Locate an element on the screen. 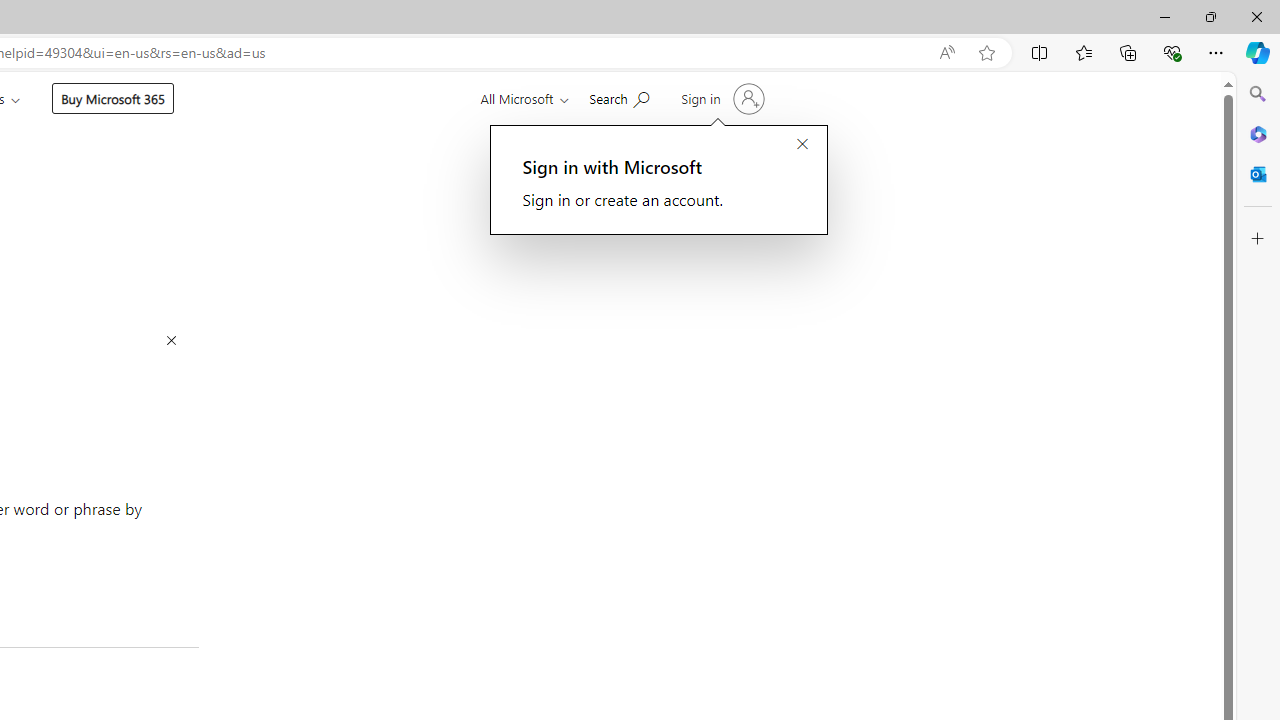  'Restore' is located at coordinates (1209, 16).